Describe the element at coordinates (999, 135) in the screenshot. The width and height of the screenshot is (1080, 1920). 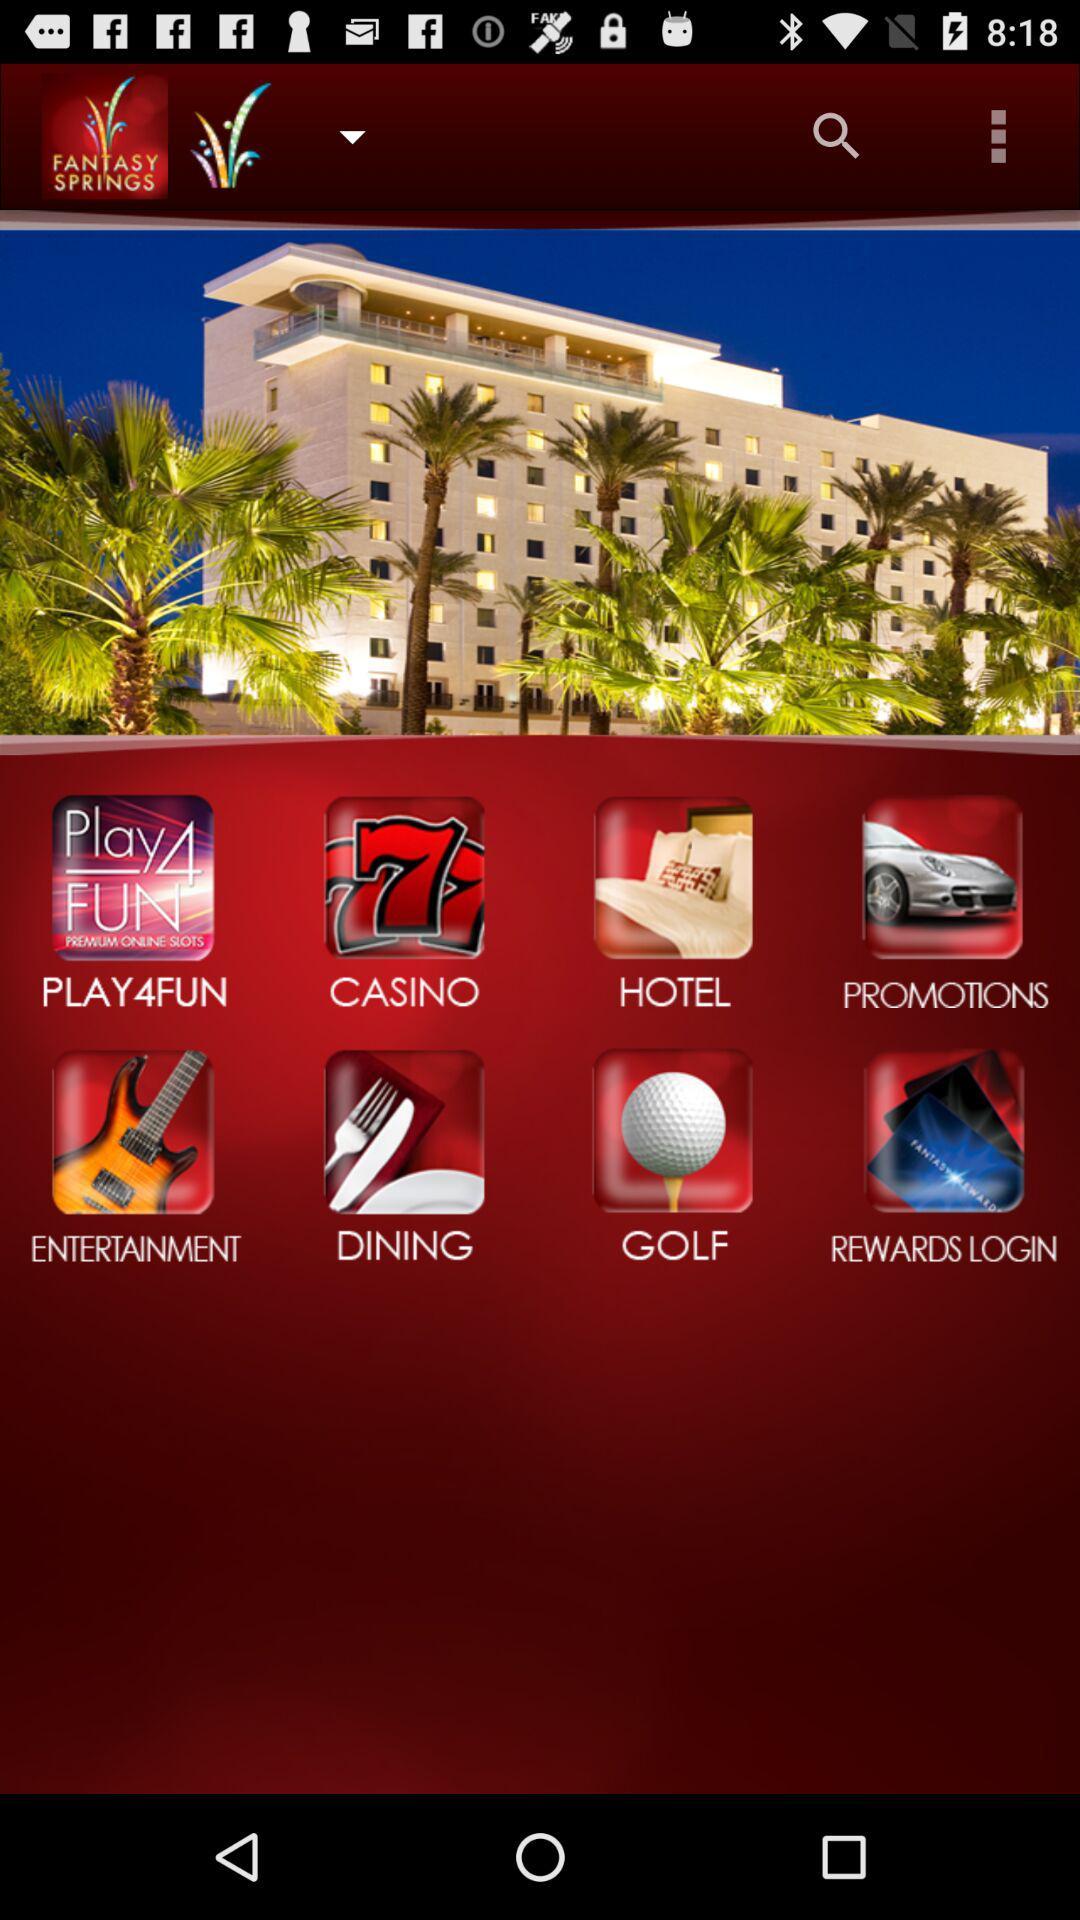
I see `3 dots menu` at that location.